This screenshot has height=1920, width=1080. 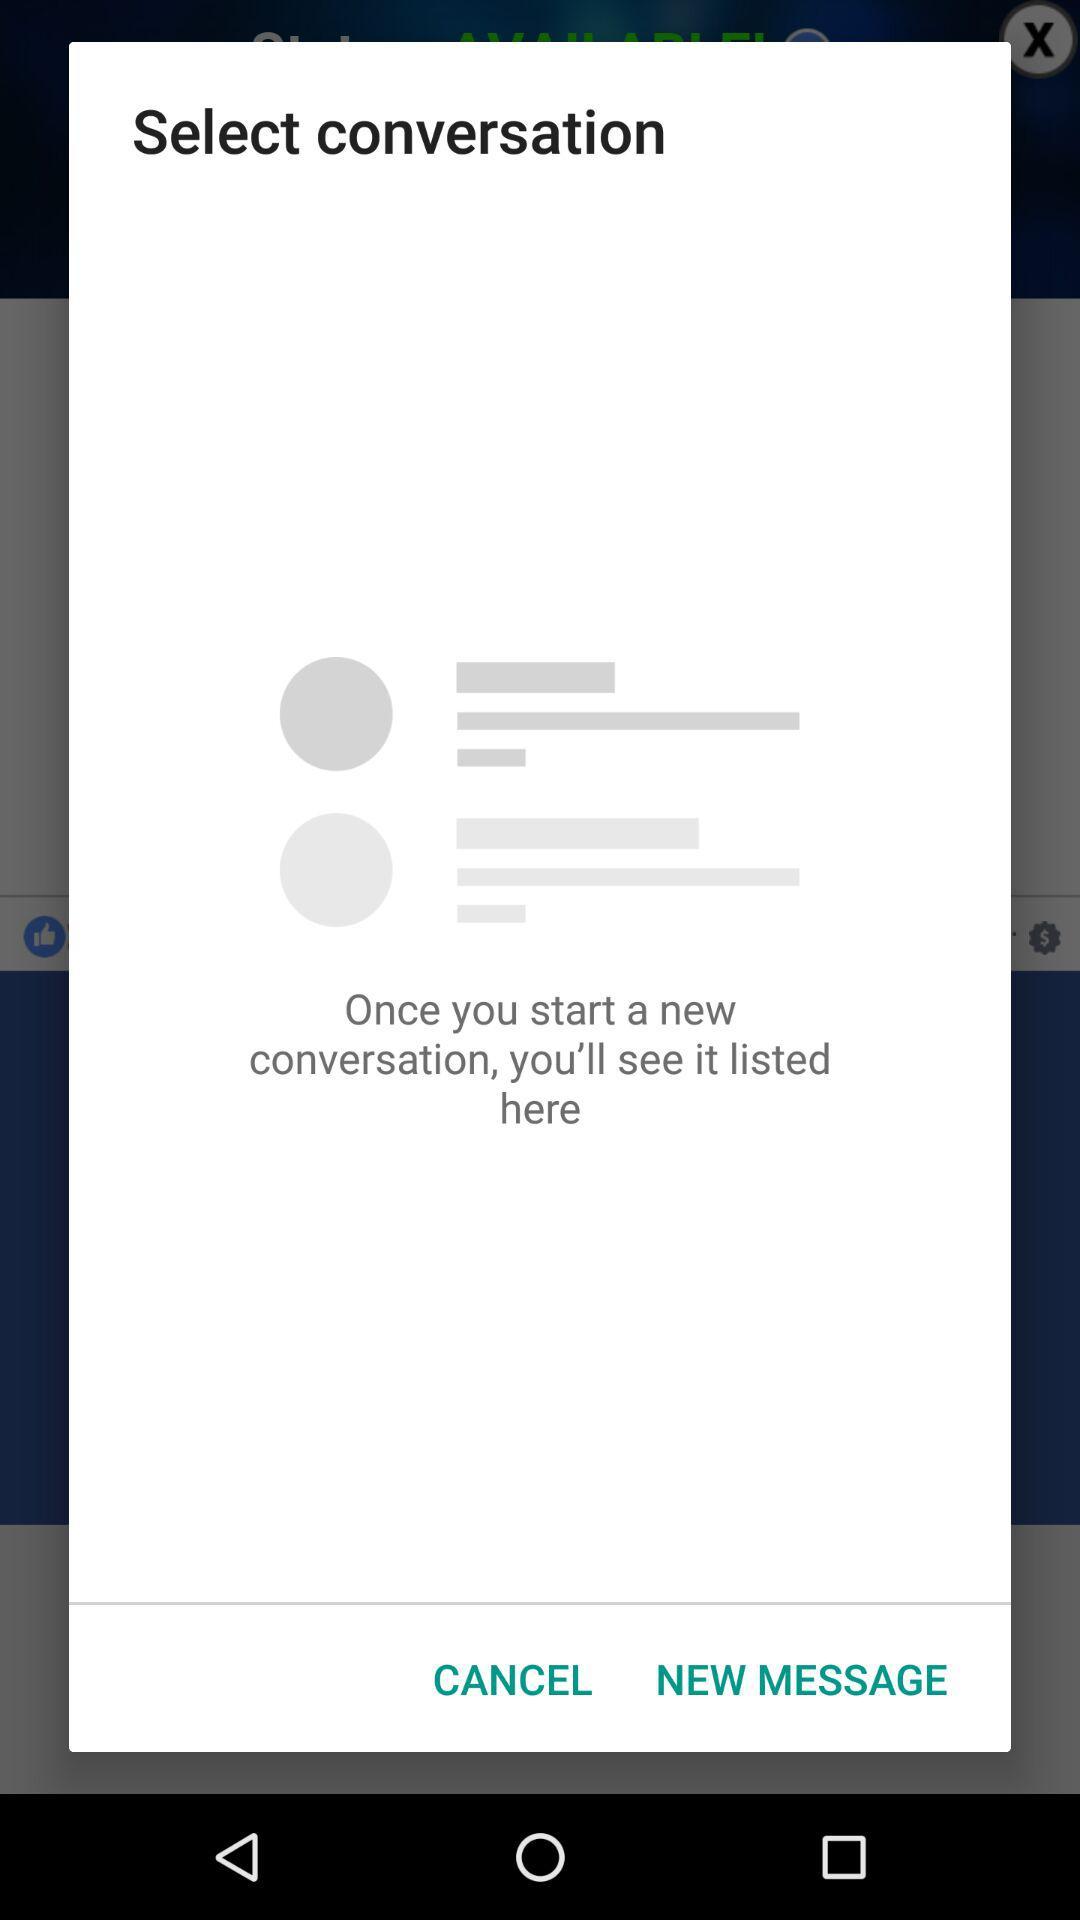 I want to click on new message, so click(x=800, y=1678).